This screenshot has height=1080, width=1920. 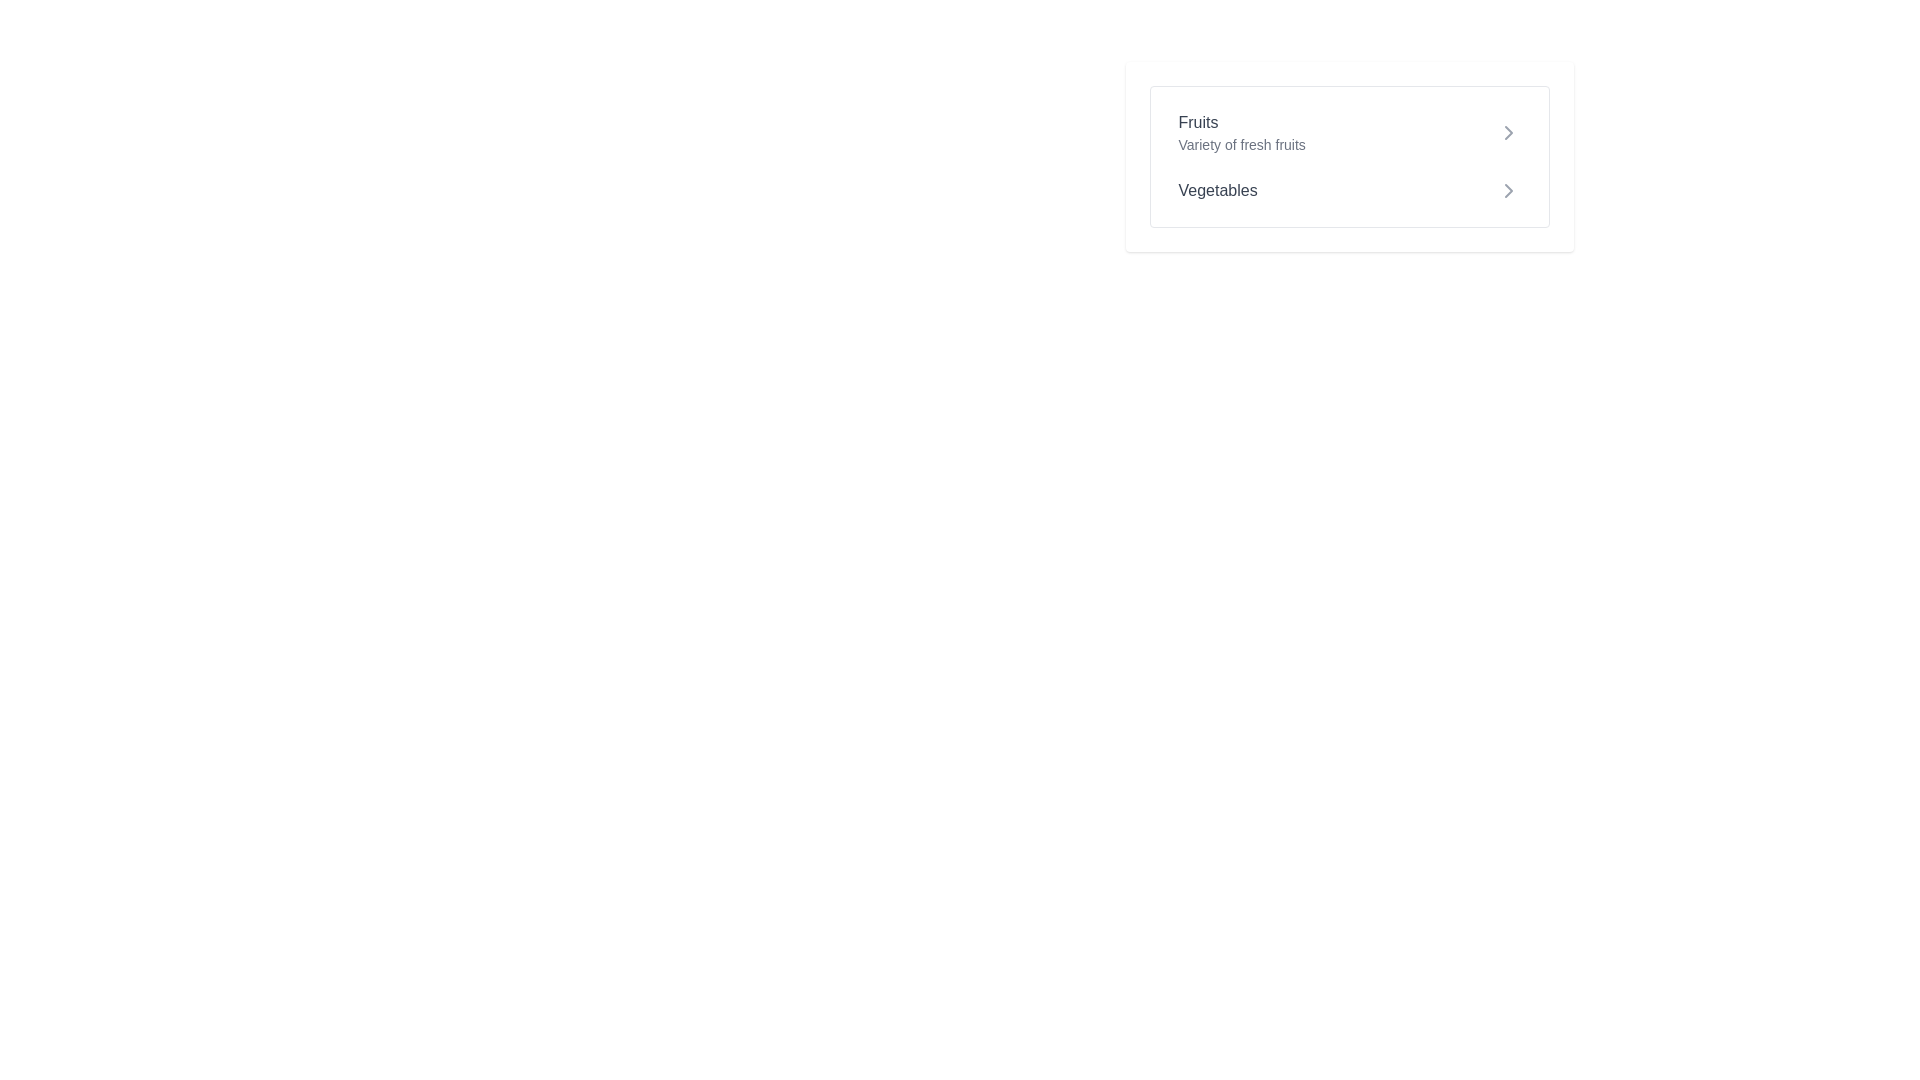 I want to click on the first selectable list item labeled 'Fruits' with a bold title and a subtitle, so click(x=1349, y=132).